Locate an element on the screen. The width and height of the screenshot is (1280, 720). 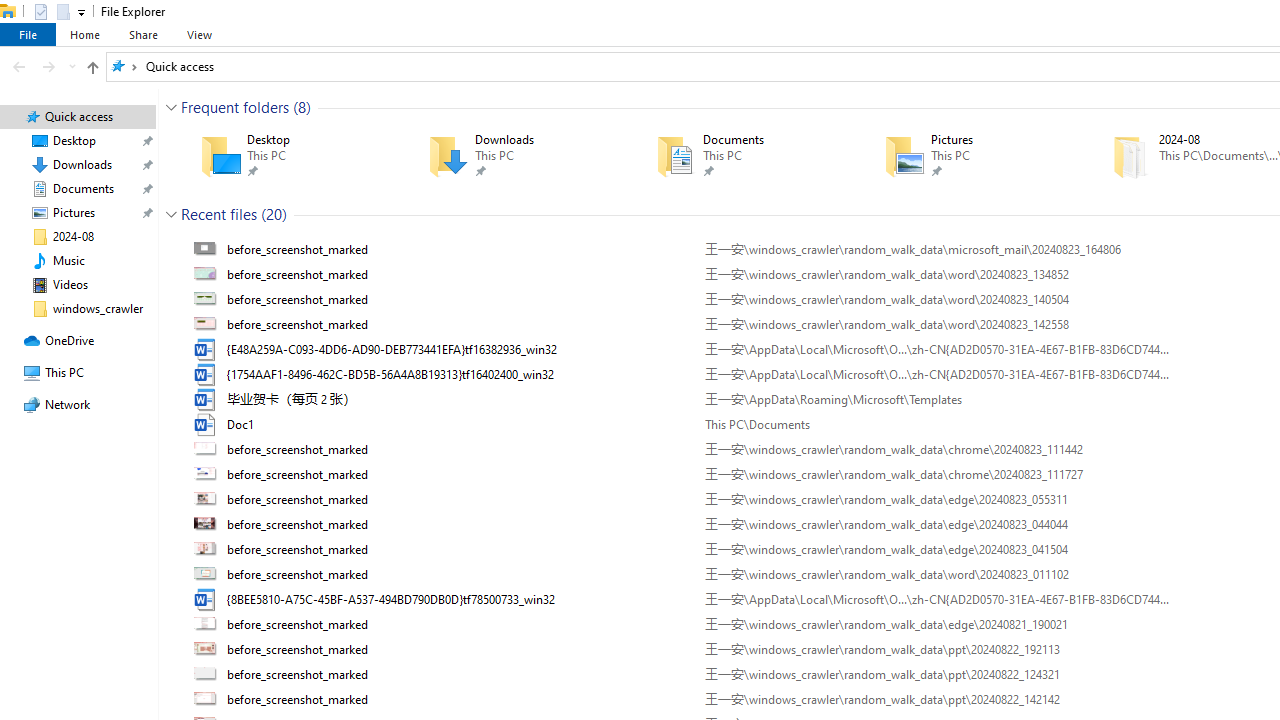
'Documents' is located at coordinates (740, 155).